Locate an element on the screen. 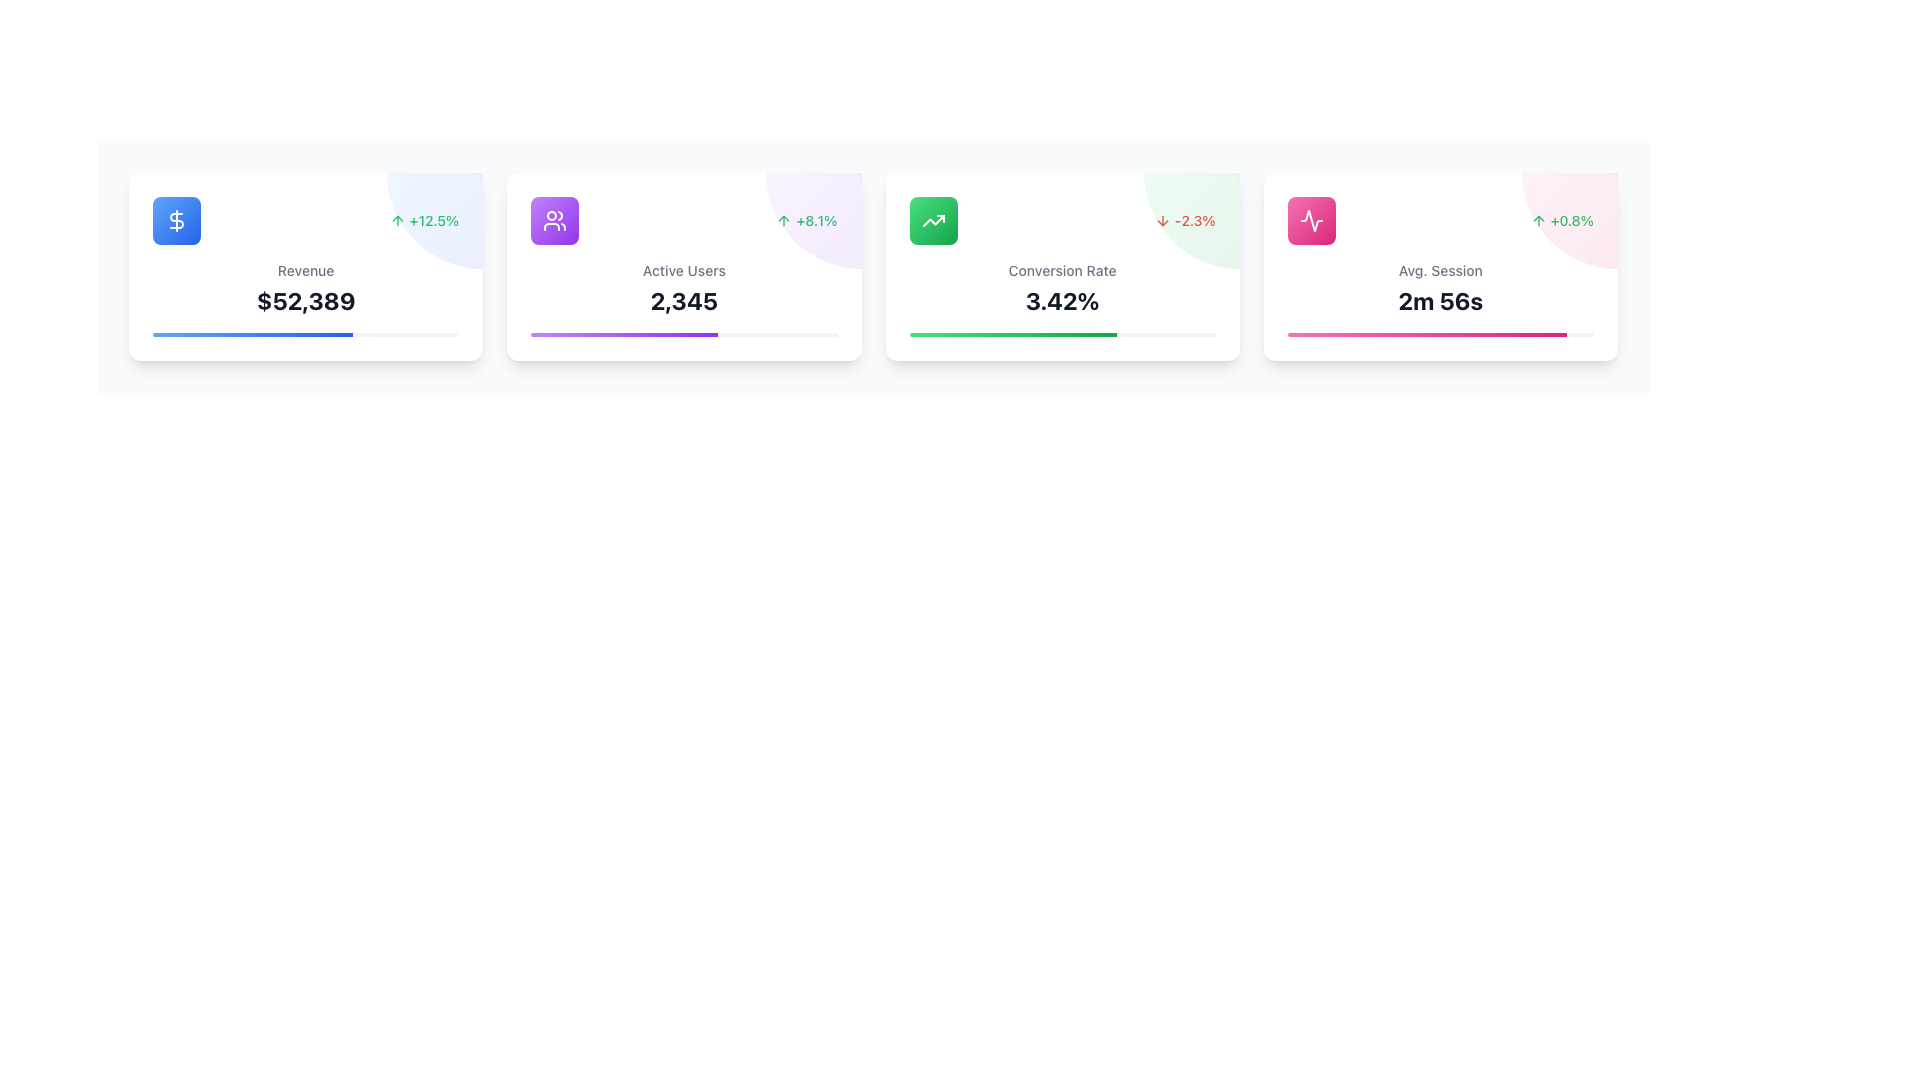 The width and height of the screenshot is (1920, 1080). value displayed in the text element that shows the duration of the average session, located in the fourth card of the dashboard under the label 'Avg. Session' is located at coordinates (1440, 300).